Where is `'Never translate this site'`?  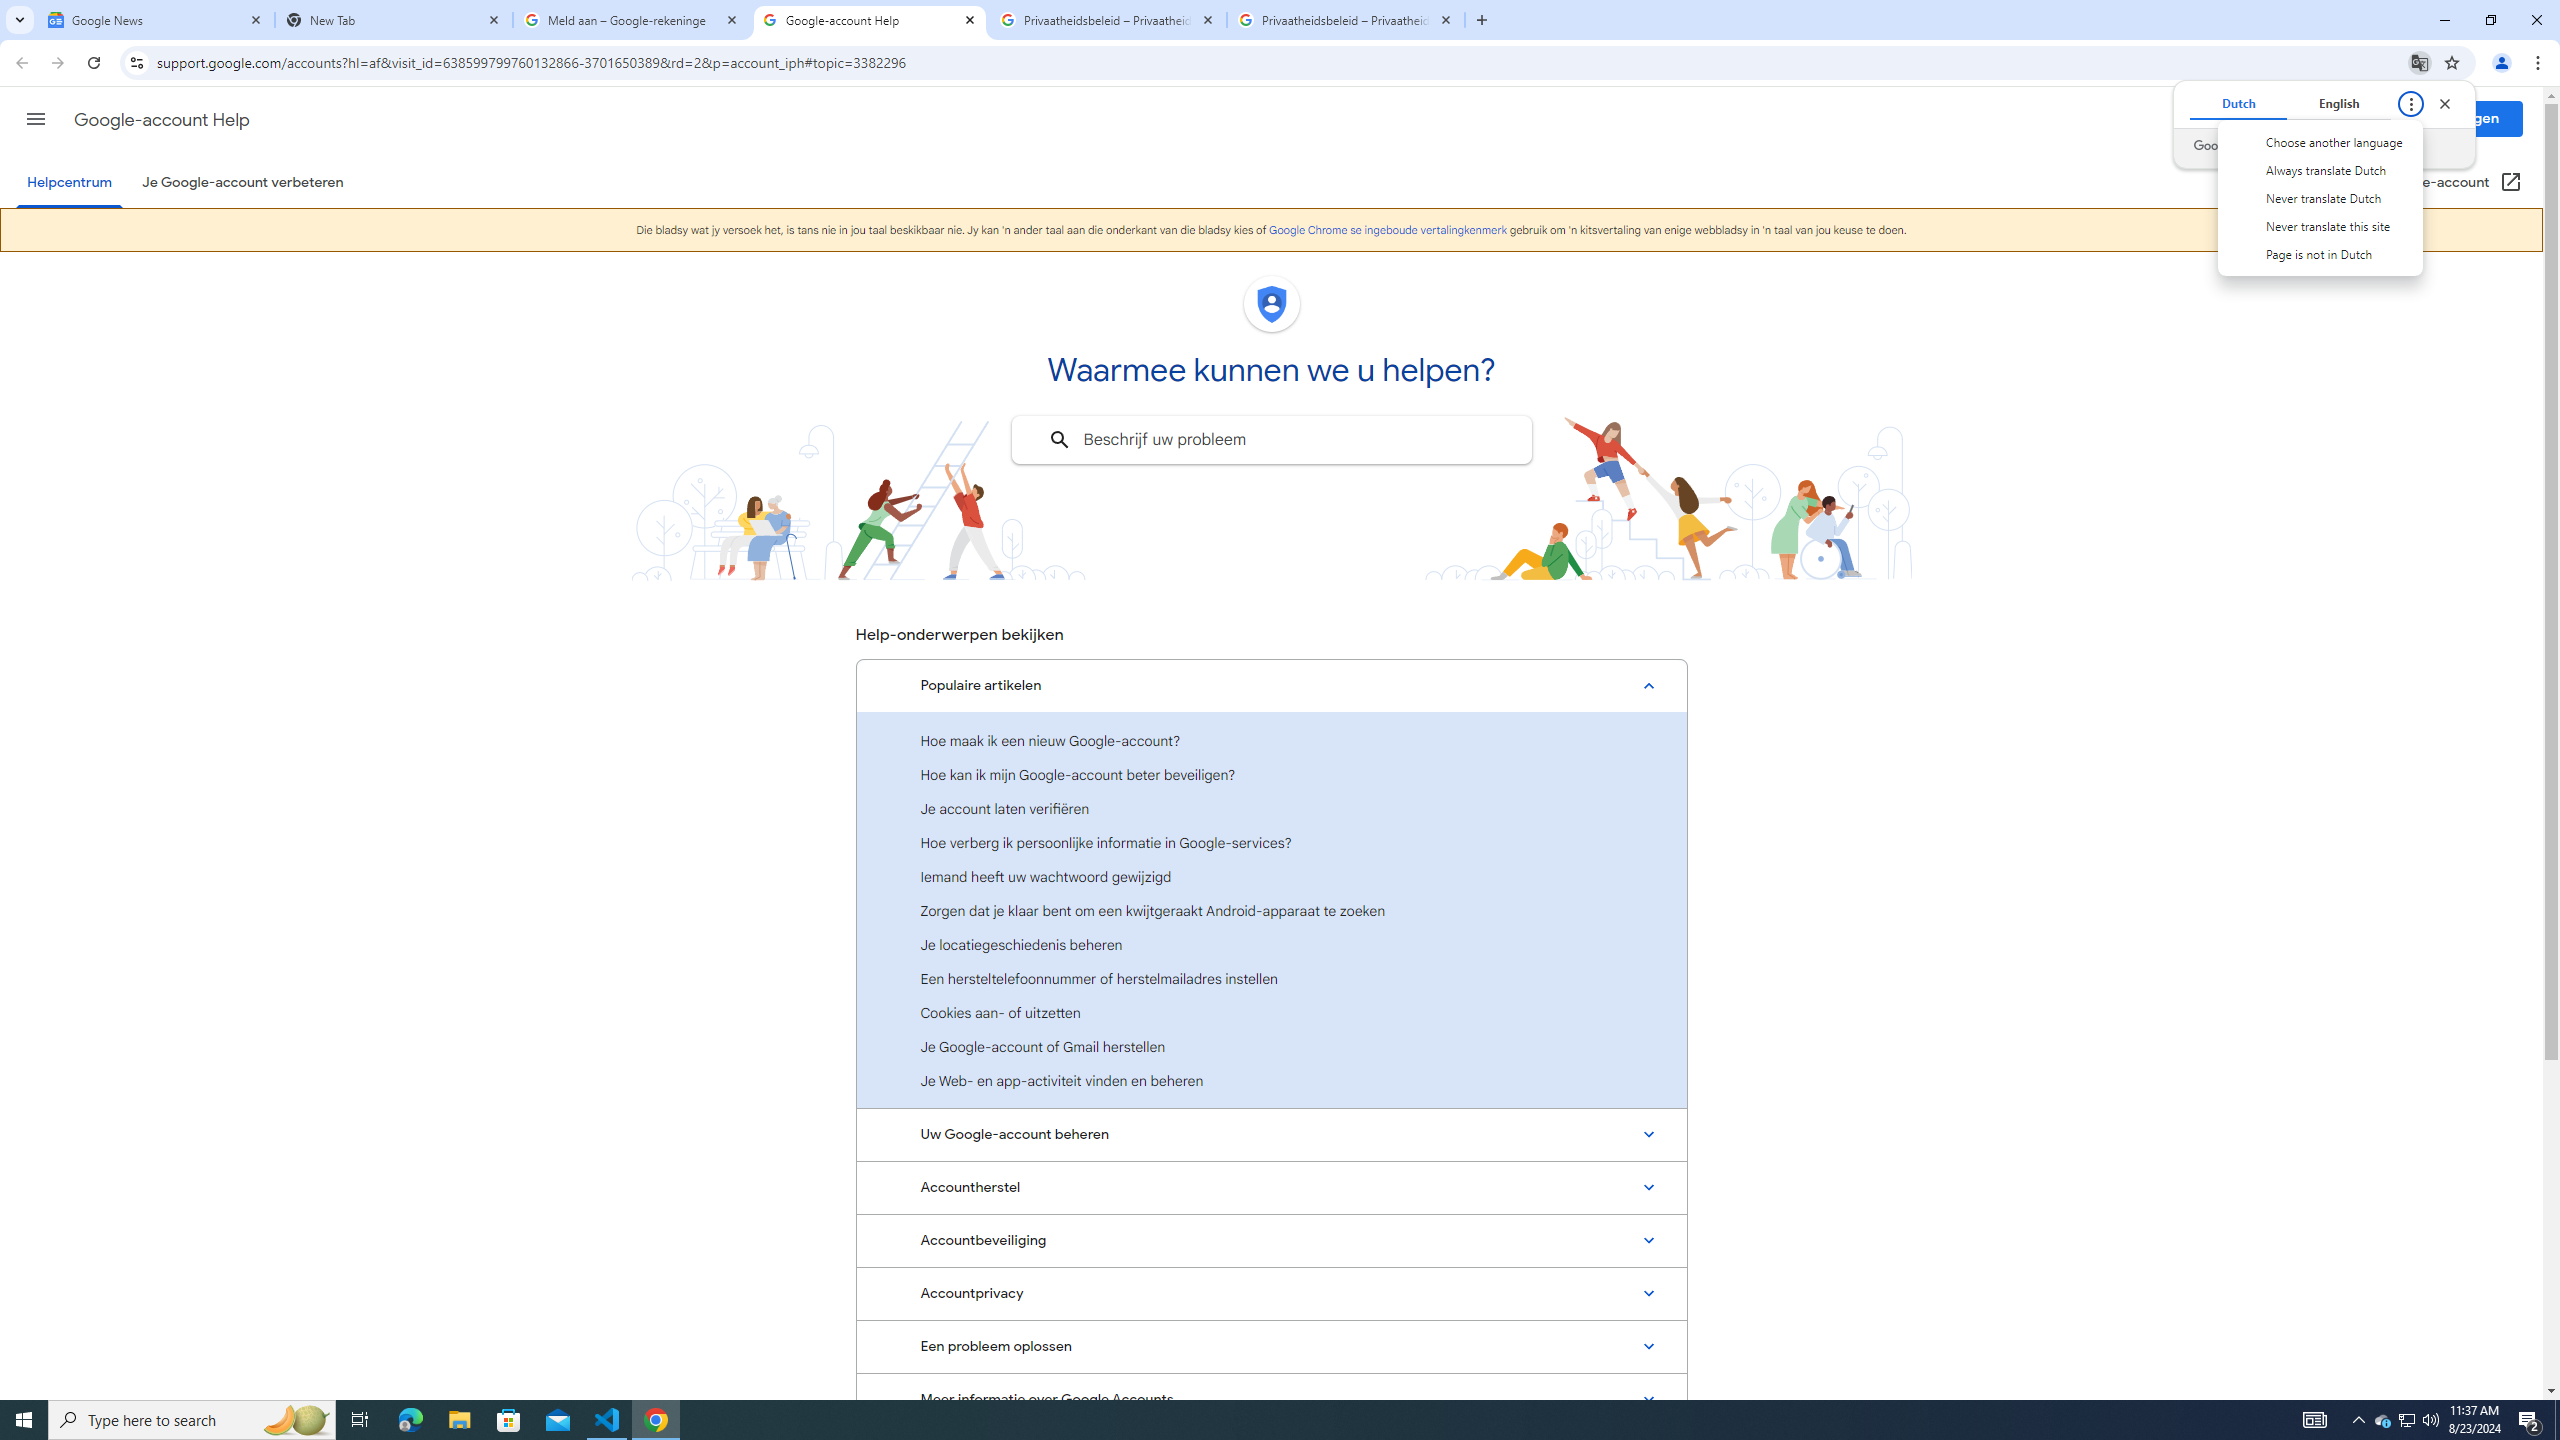
'Never translate this site' is located at coordinates (2319, 225).